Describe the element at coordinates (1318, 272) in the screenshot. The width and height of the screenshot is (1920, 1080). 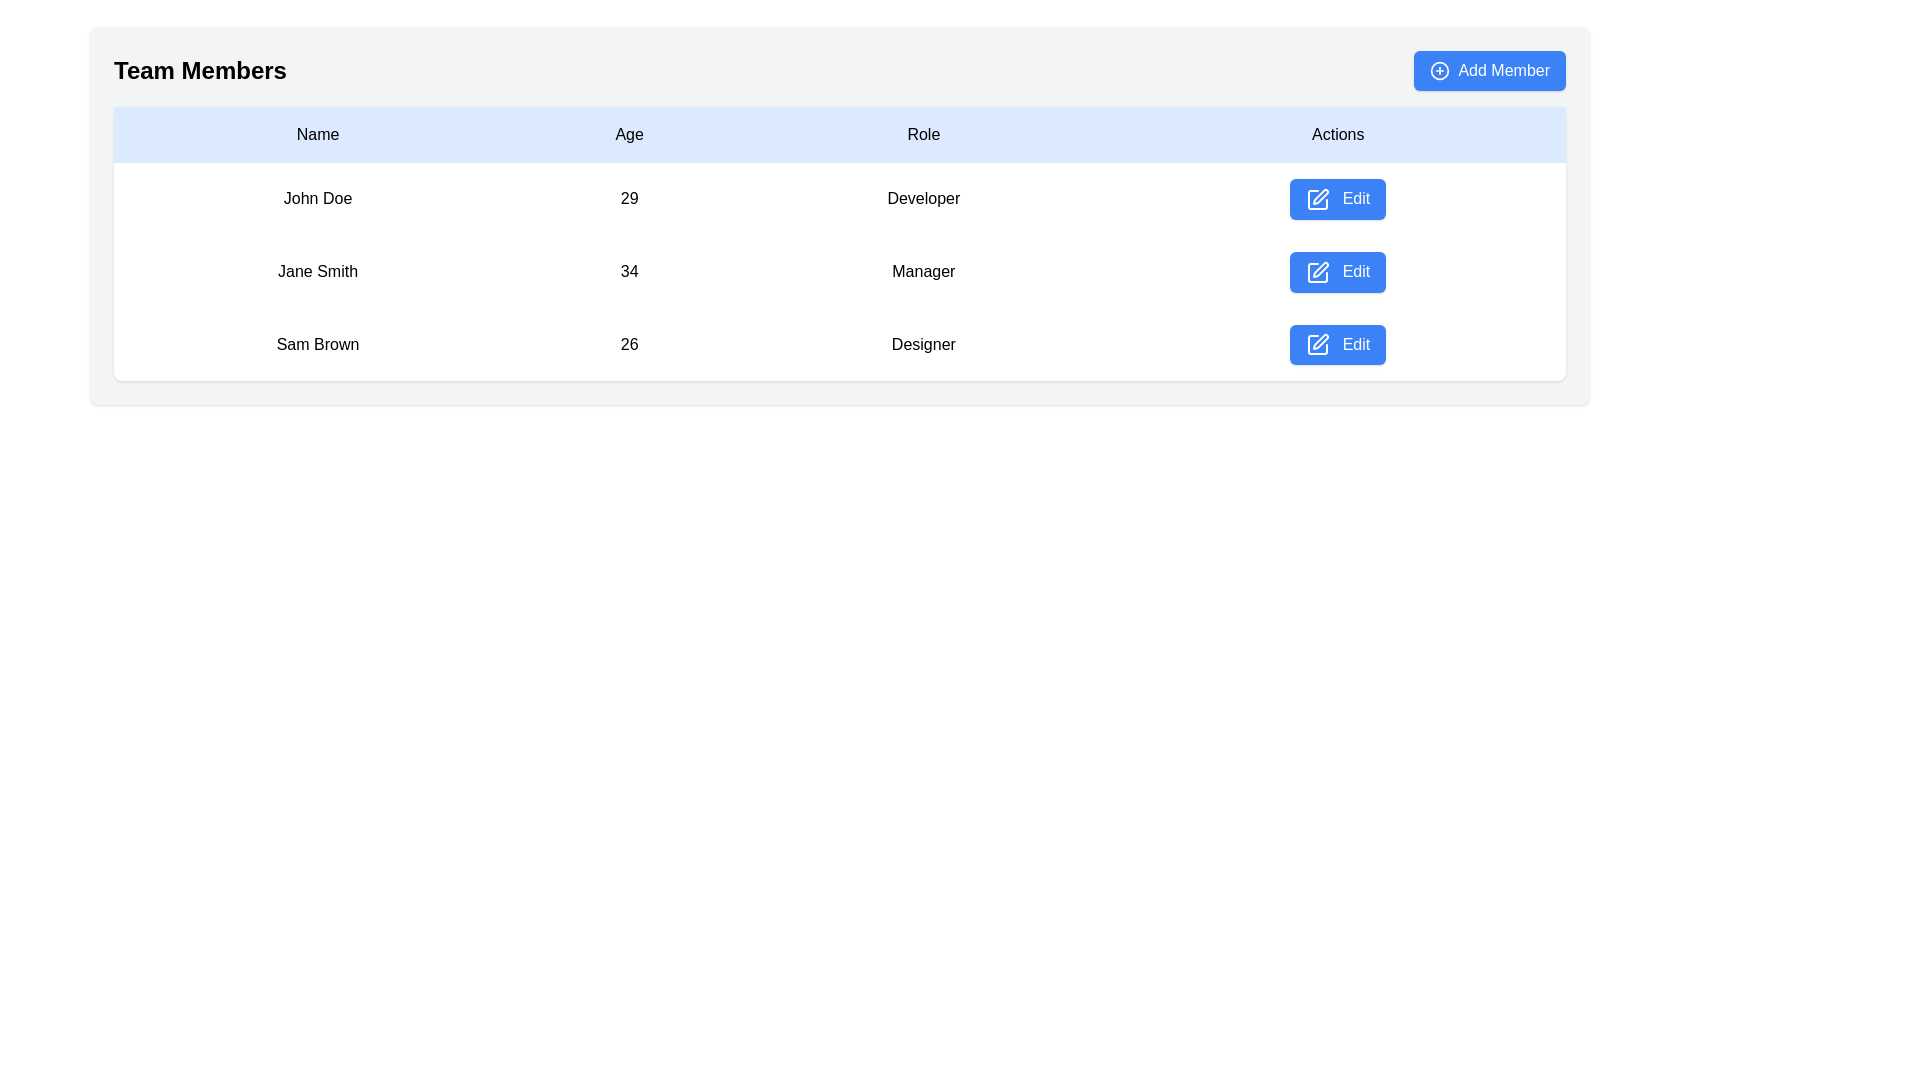
I see `the pen icon located to the left of the 'Edit' text label in the second 'Edit' button for 'Jane Smith'` at that location.